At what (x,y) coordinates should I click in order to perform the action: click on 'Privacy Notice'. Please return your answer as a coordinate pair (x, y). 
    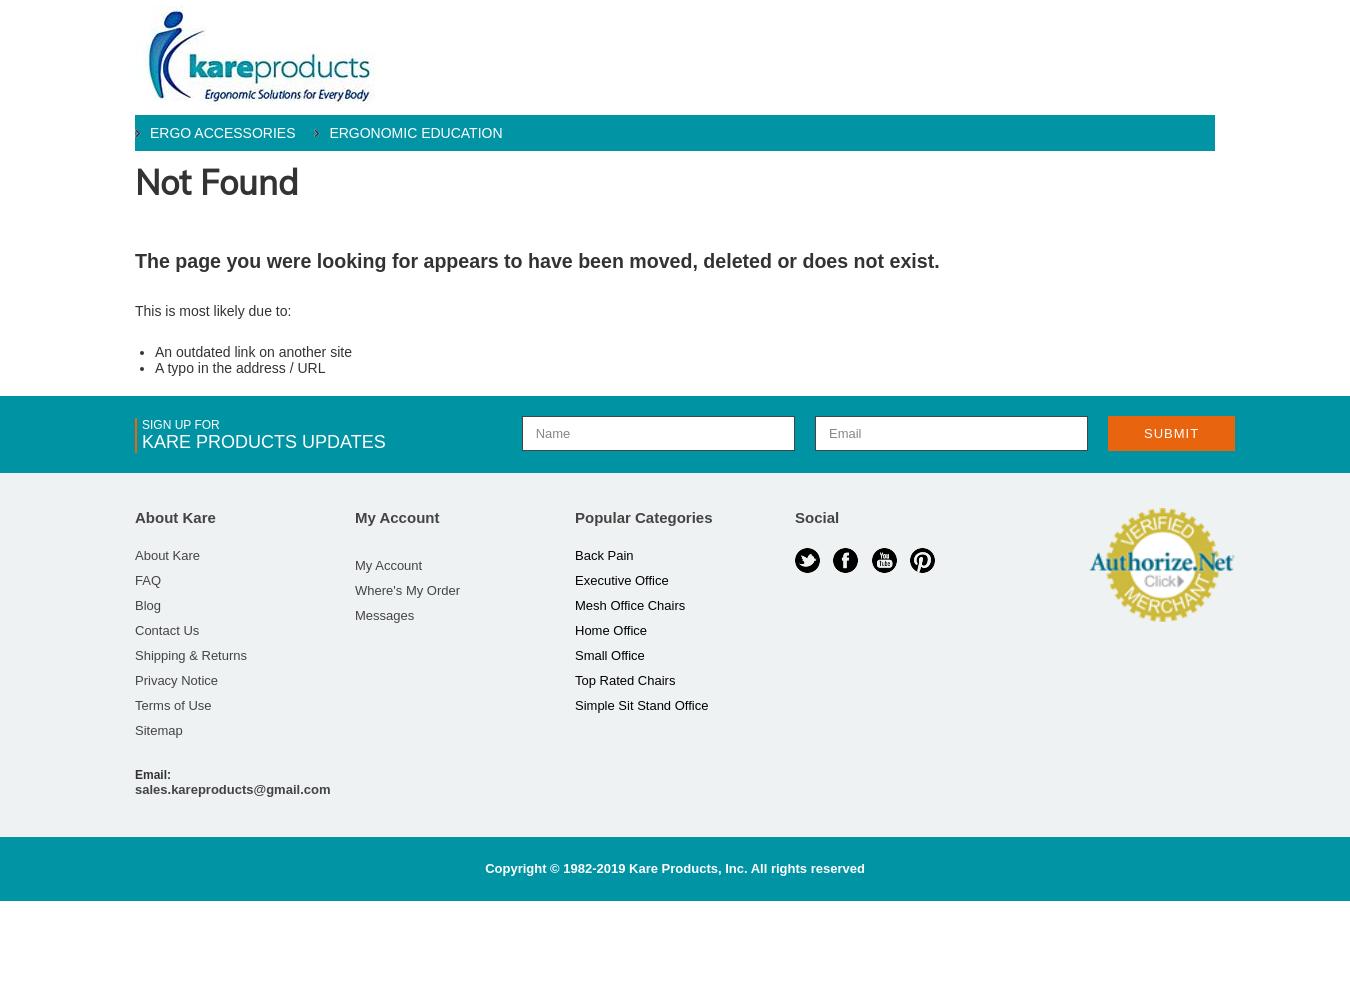
    Looking at the image, I should click on (176, 680).